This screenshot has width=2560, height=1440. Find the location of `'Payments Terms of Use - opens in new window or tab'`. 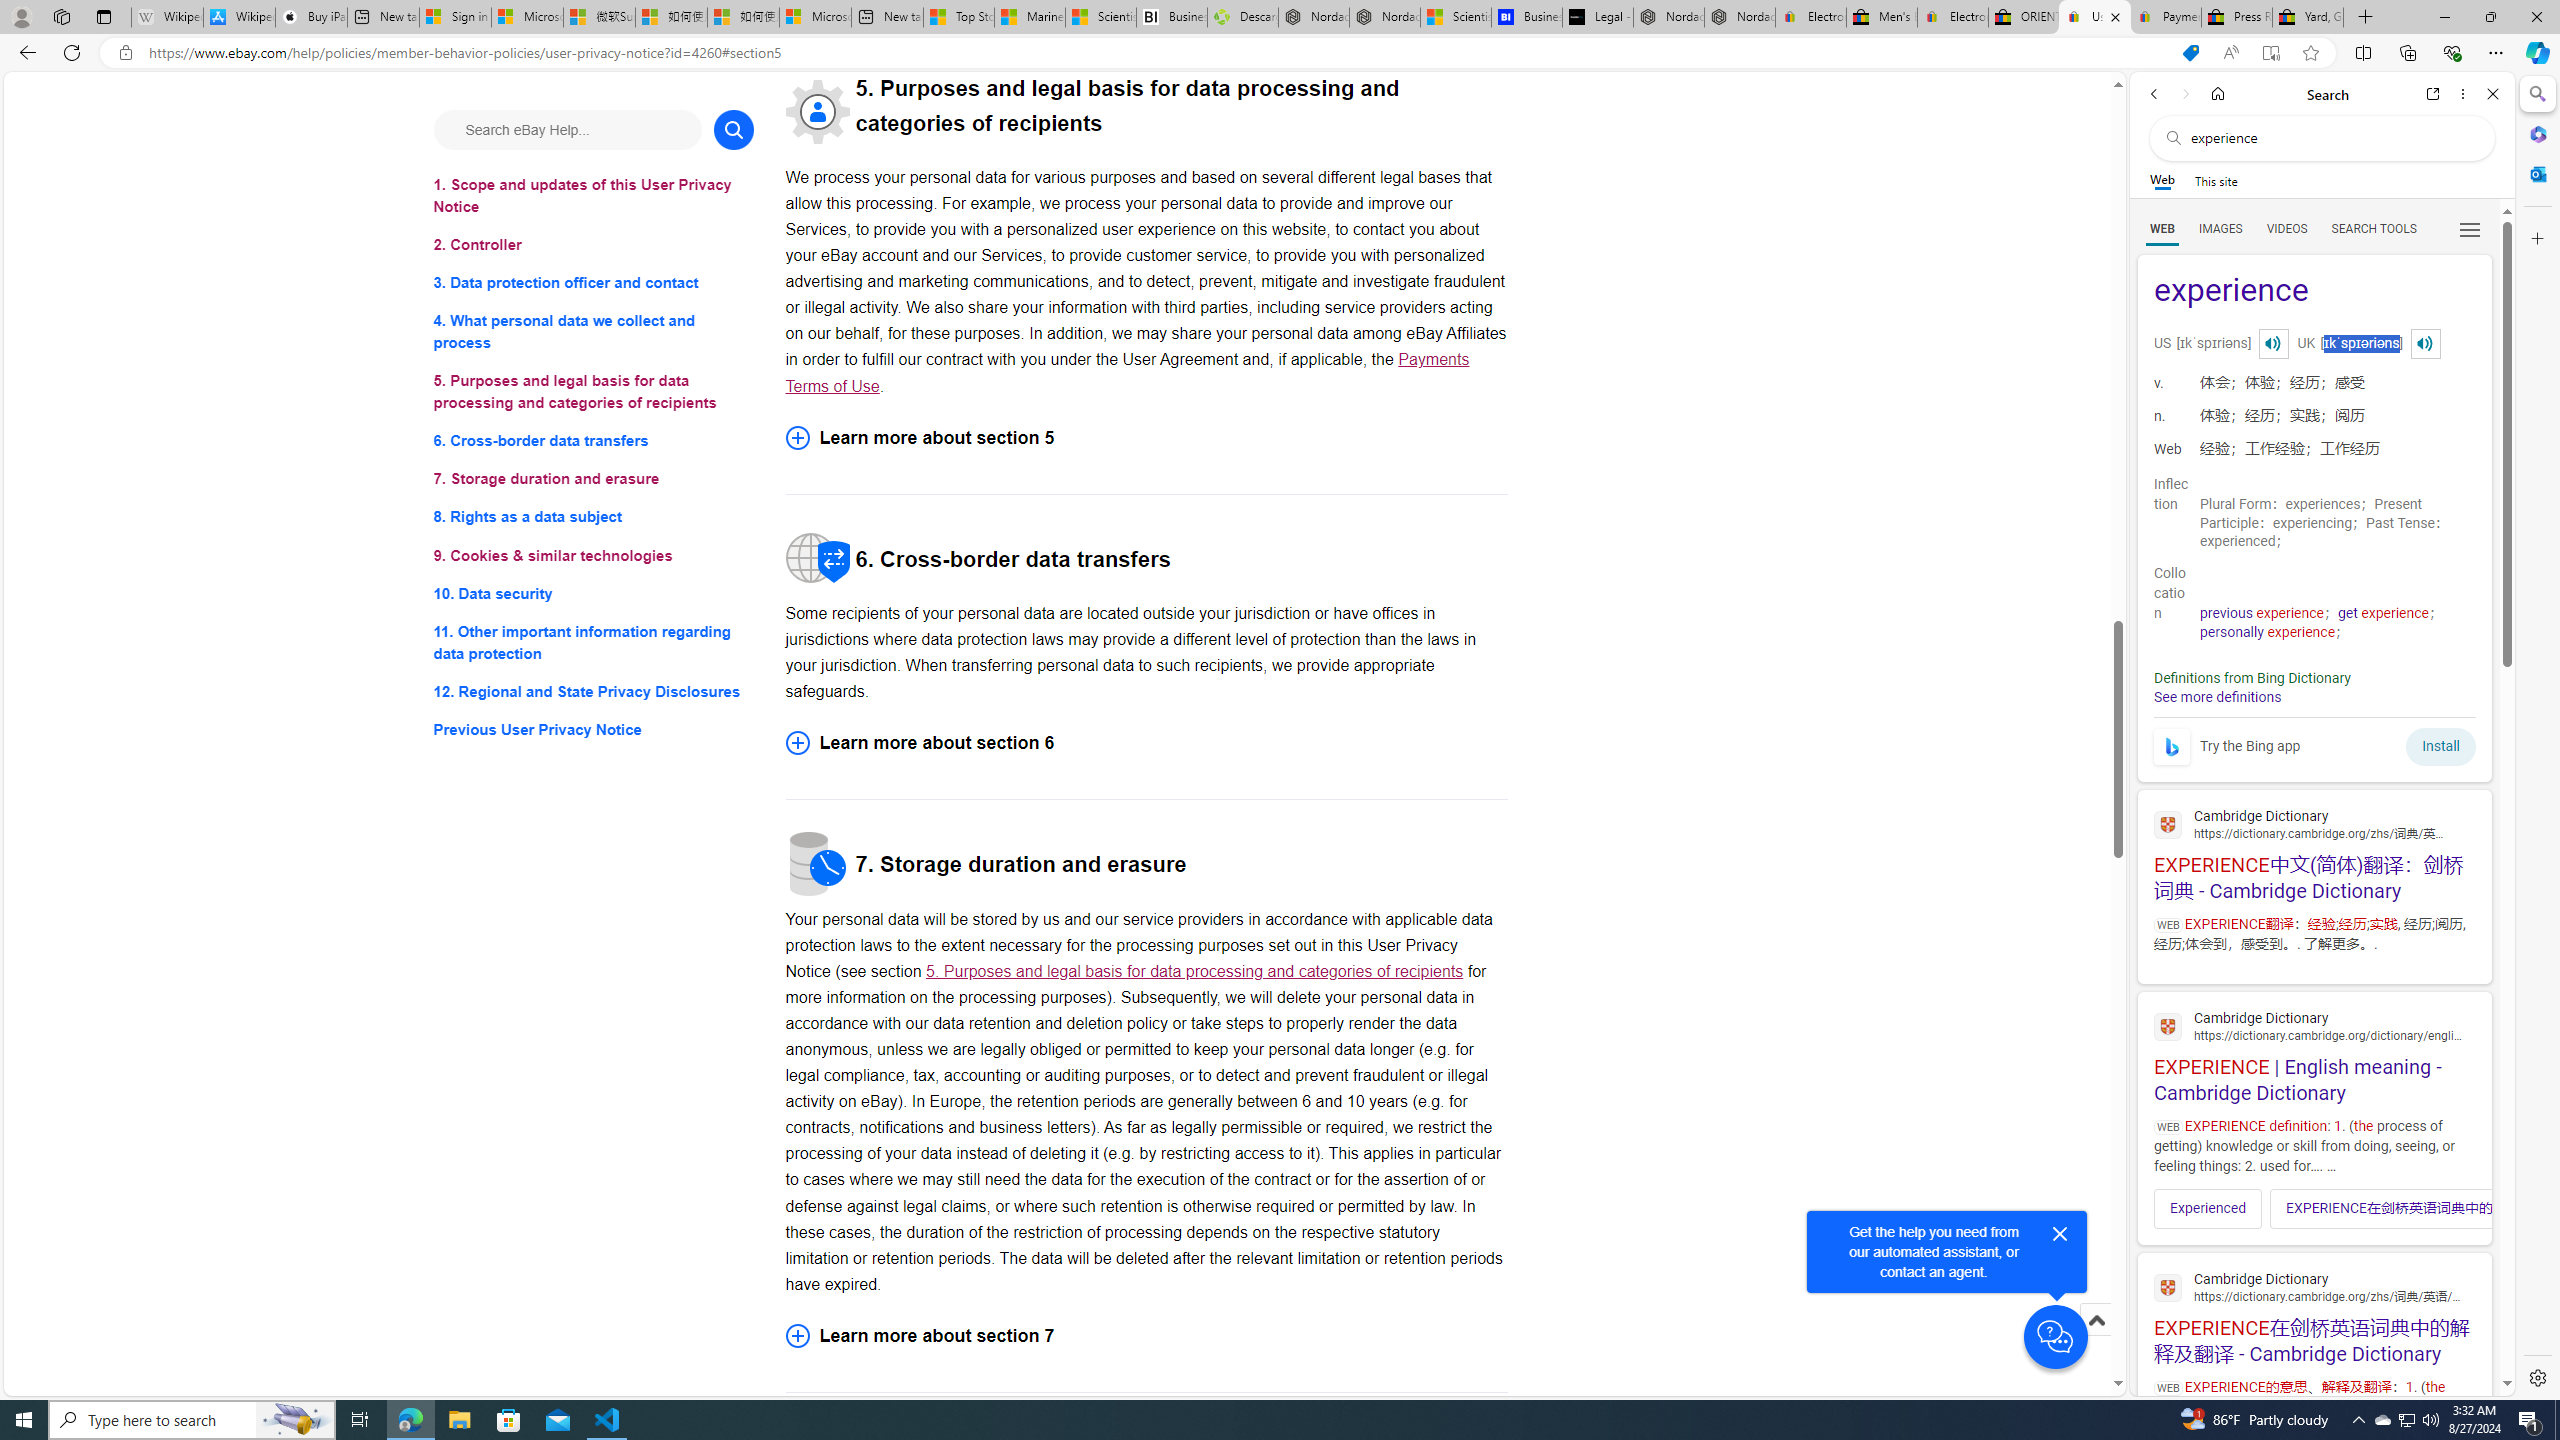

'Payments Terms of Use - opens in new window or tab' is located at coordinates (1126, 371).